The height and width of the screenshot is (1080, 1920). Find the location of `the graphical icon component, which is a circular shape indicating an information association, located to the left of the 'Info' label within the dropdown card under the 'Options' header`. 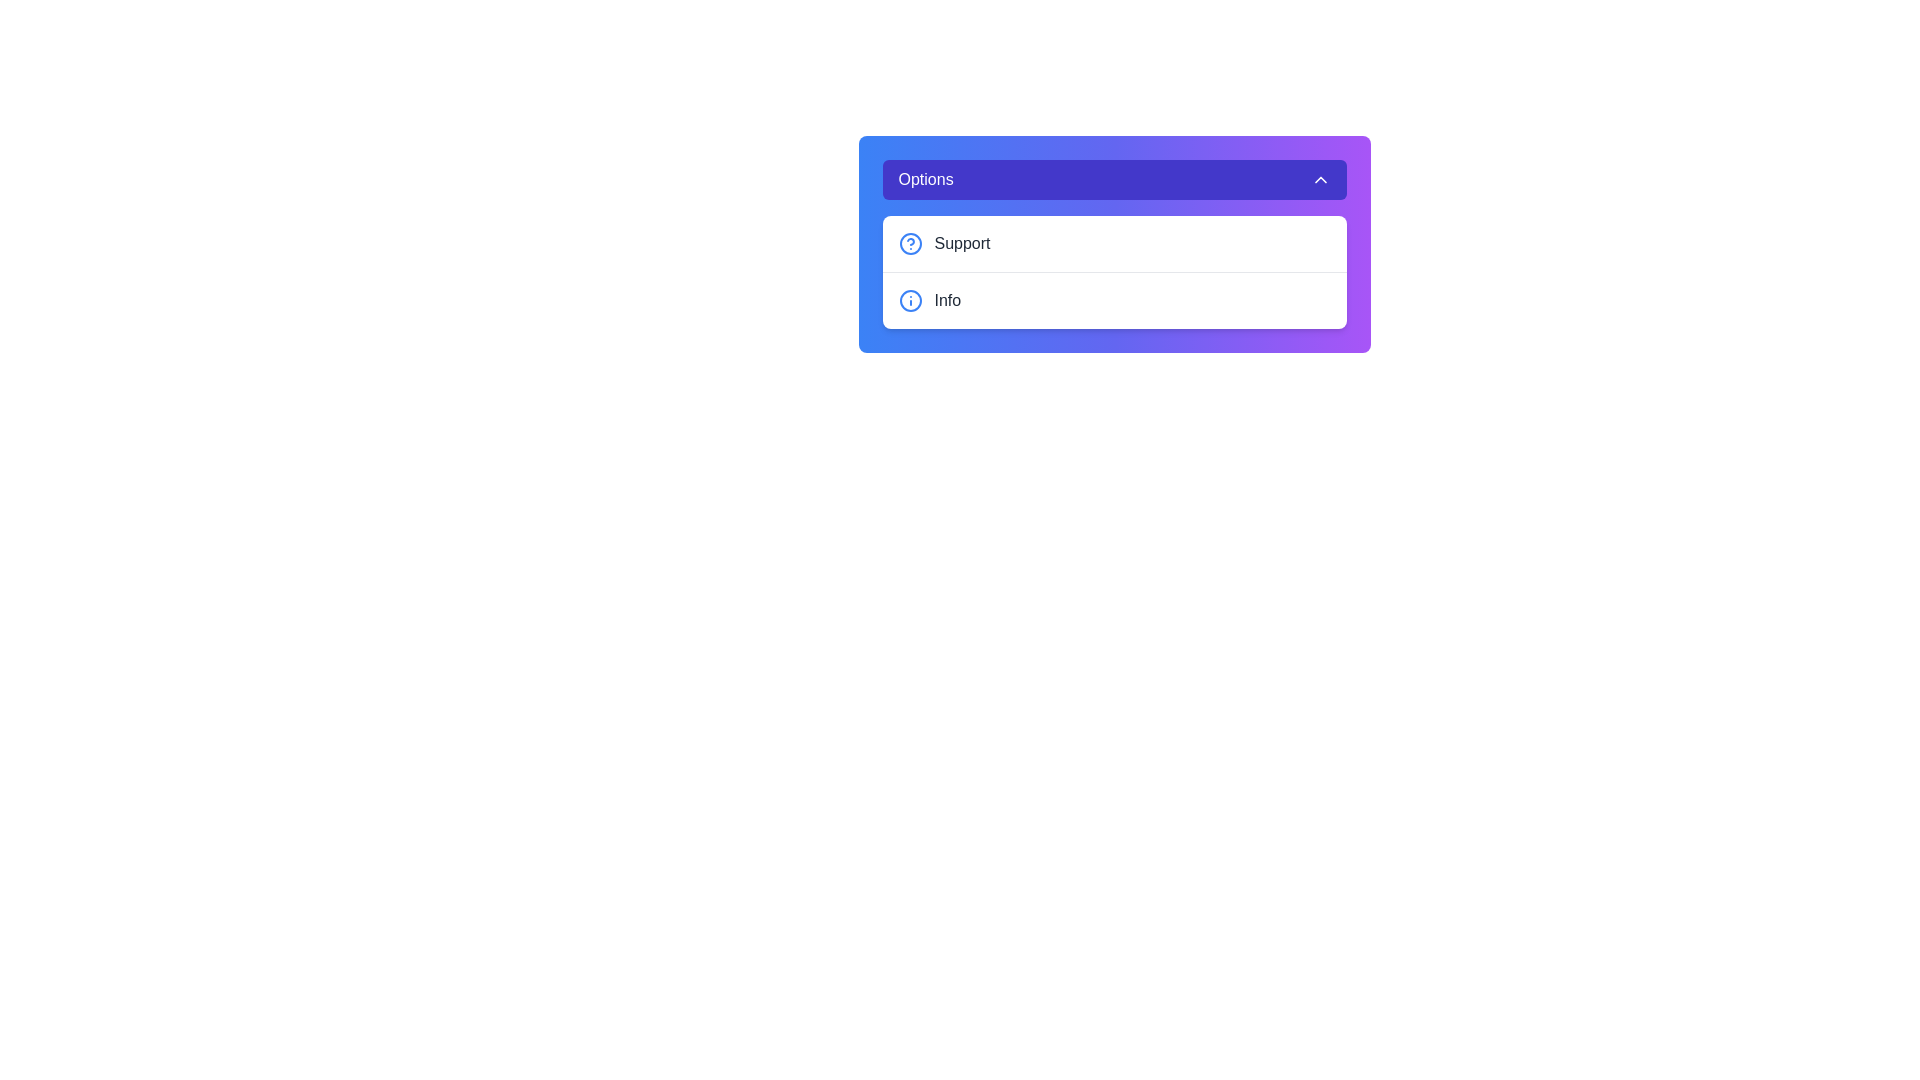

the graphical icon component, which is a circular shape indicating an information association, located to the left of the 'Info' label within the dropdown card under the 'Options' header is located at coordinates (909, 300).